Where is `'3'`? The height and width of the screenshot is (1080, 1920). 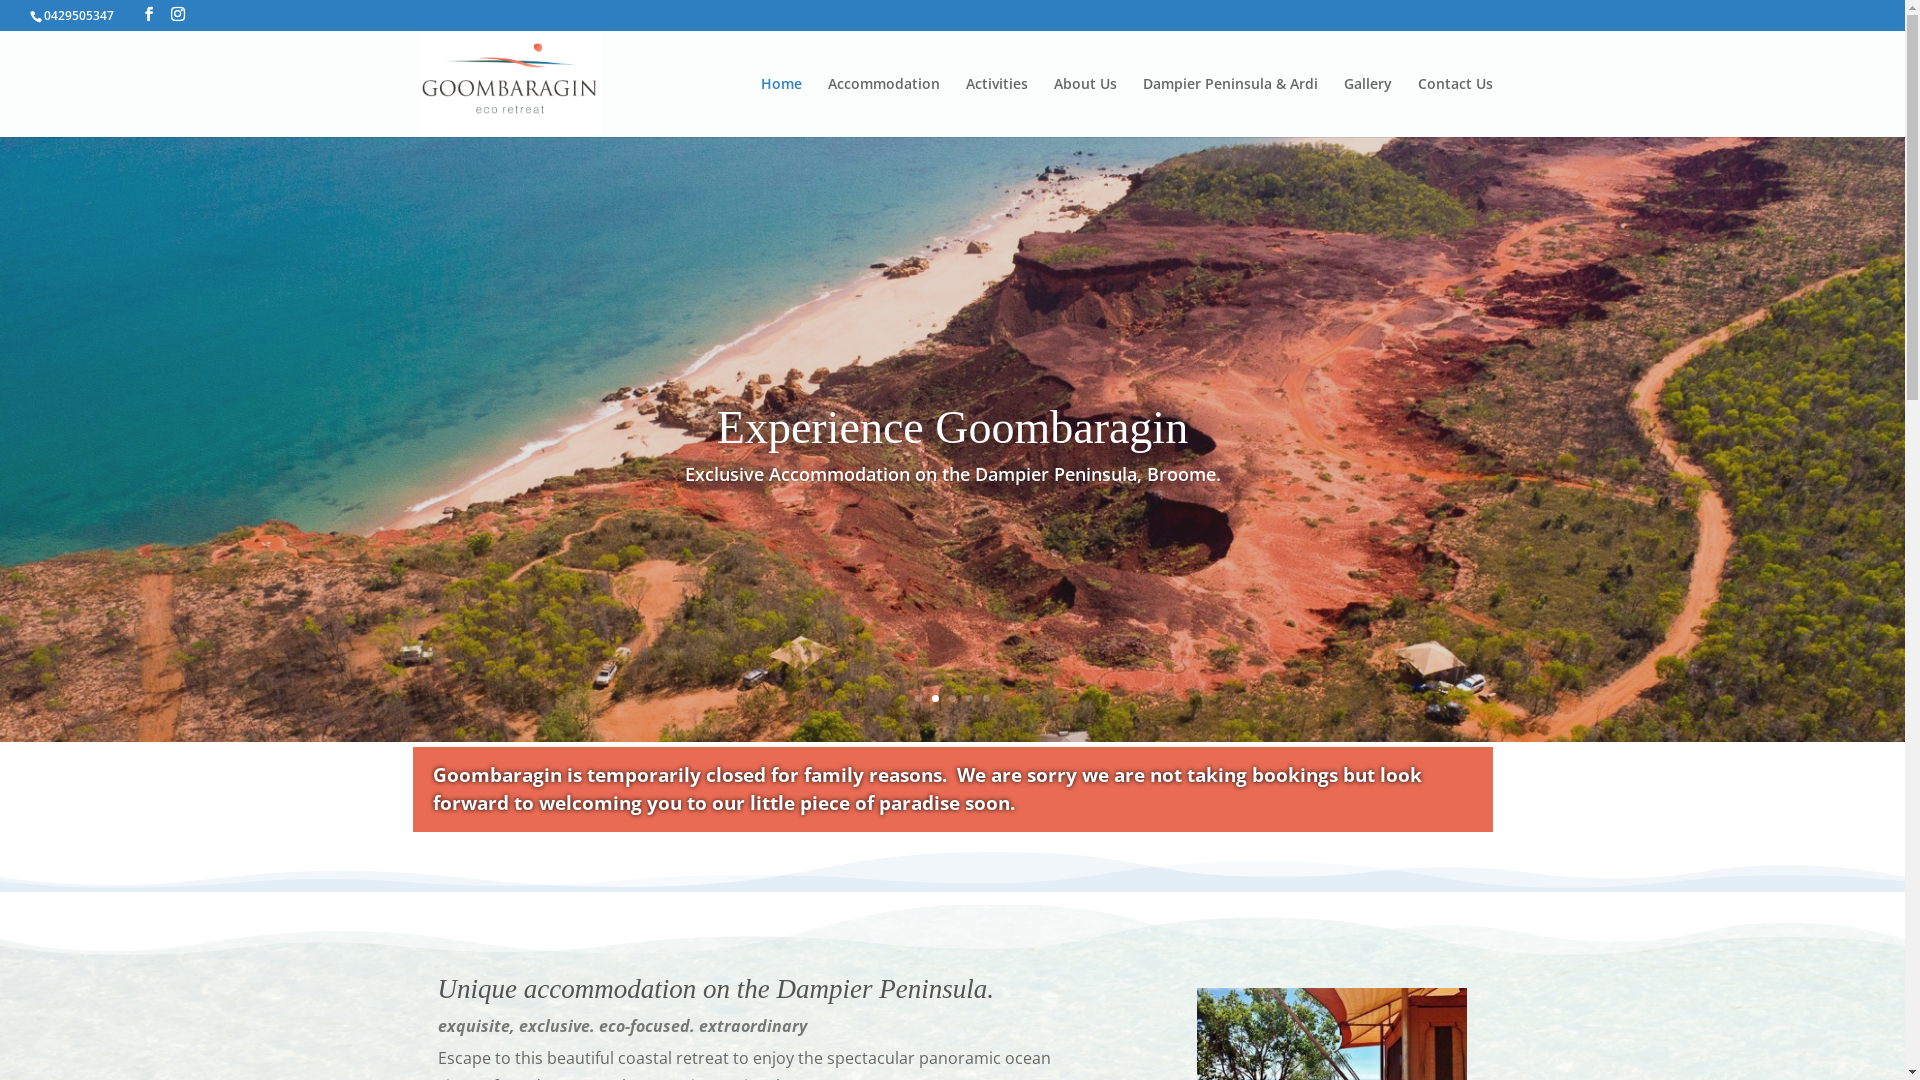 '3' is located at coordinates (951, 697).